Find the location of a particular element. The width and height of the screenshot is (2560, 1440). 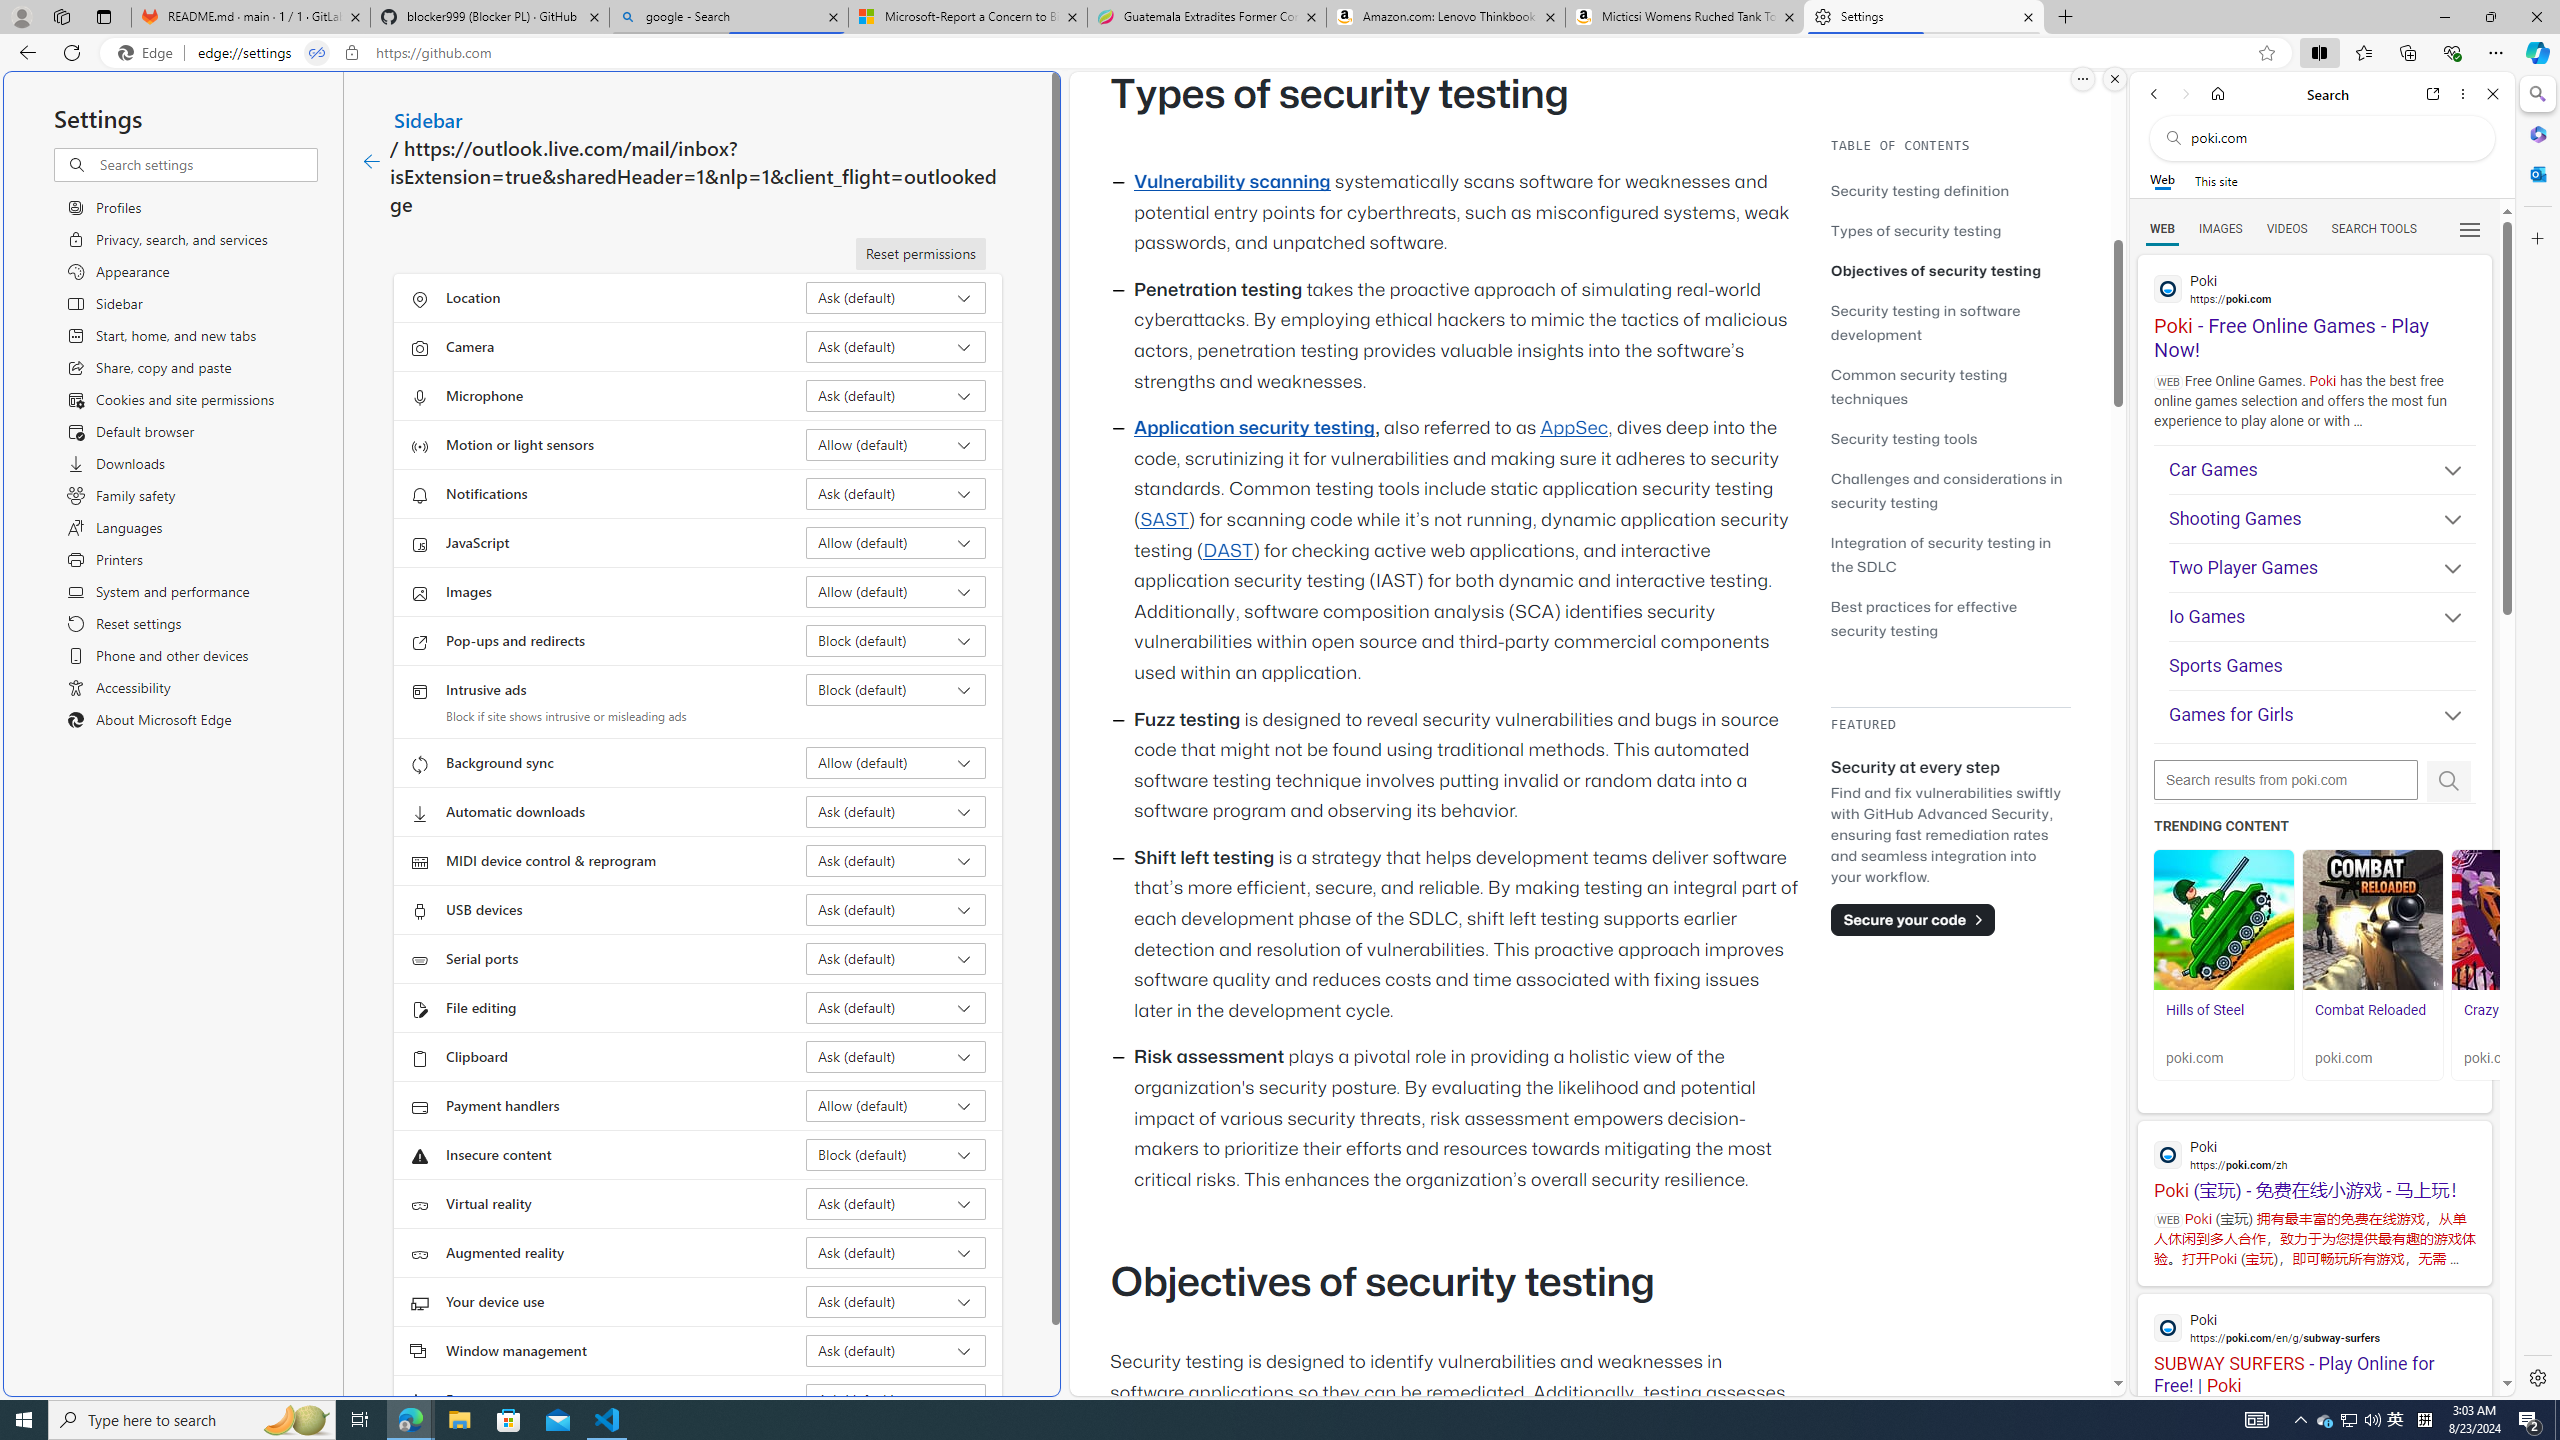

'Vulnerability scanning' is located at coordinates (1231, 181).